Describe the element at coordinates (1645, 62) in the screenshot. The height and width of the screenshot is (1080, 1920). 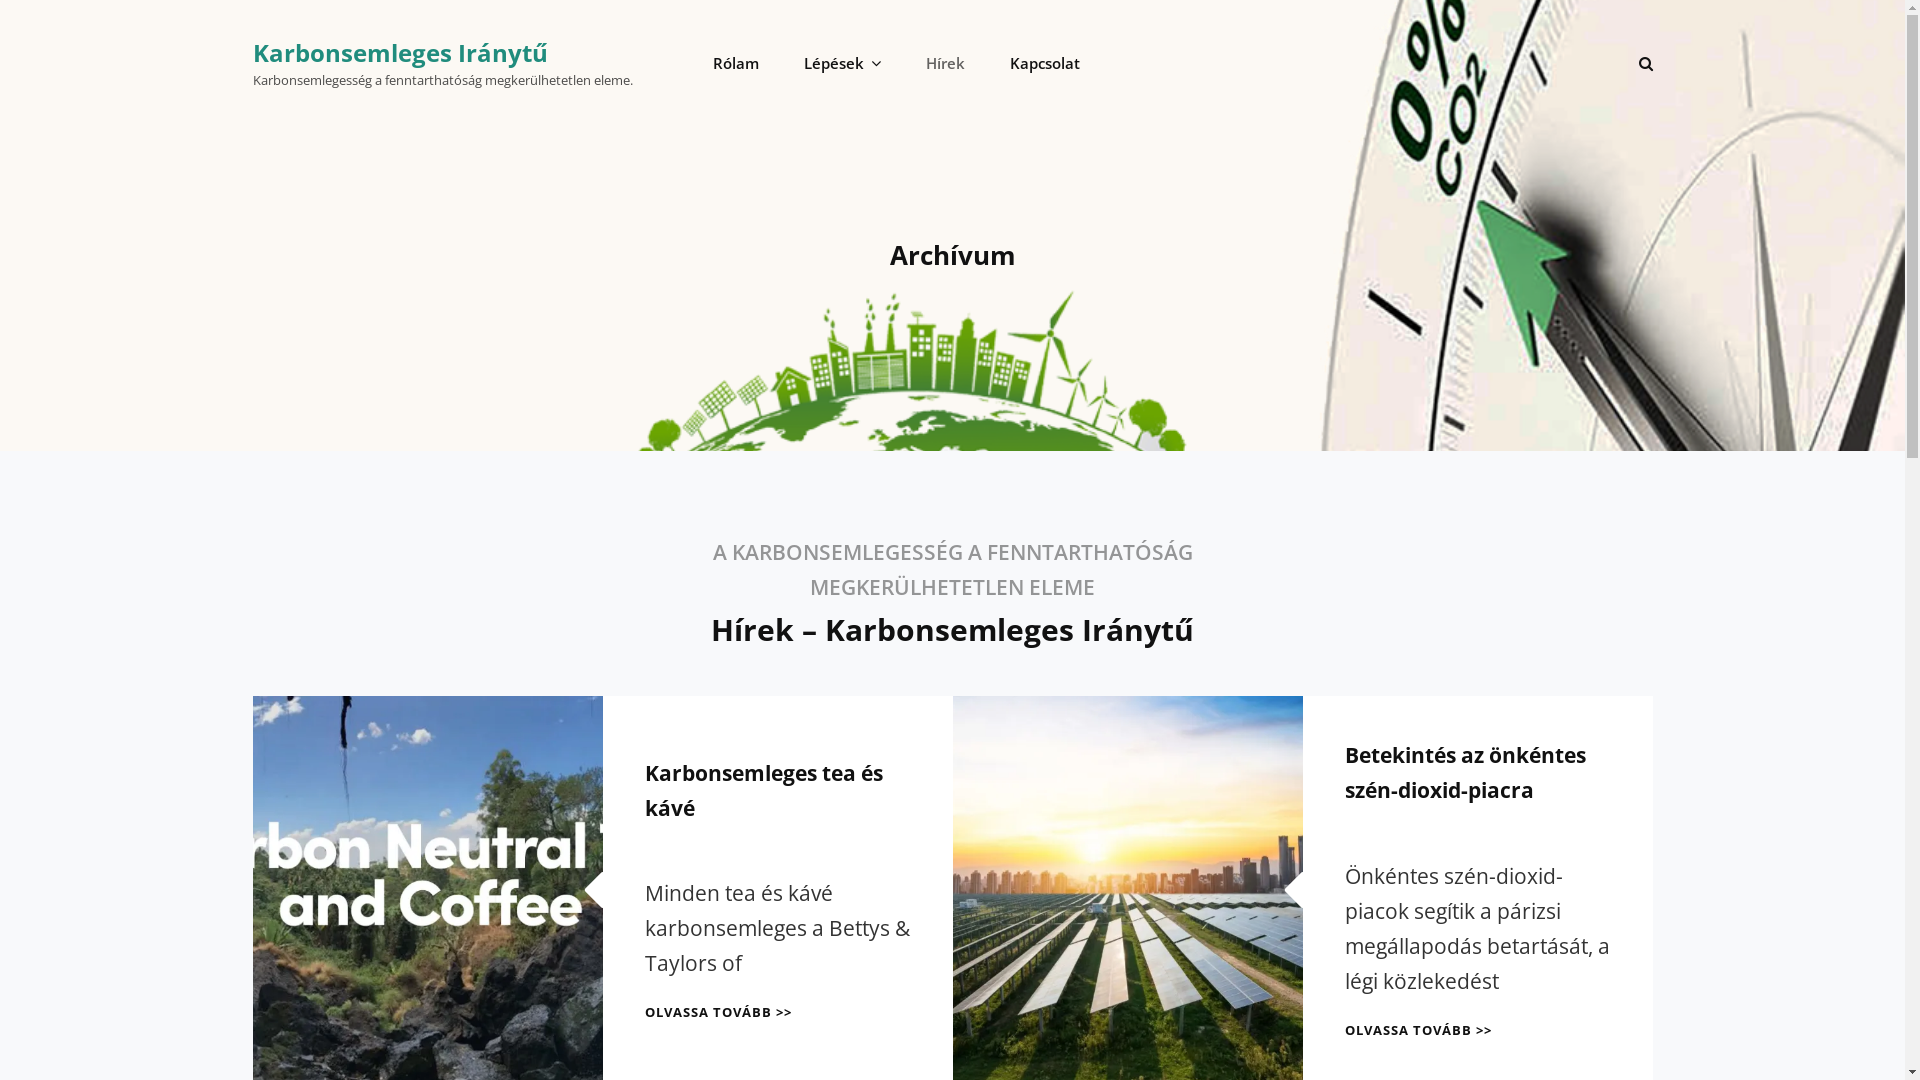
I see `'SEARCH'` at that location.